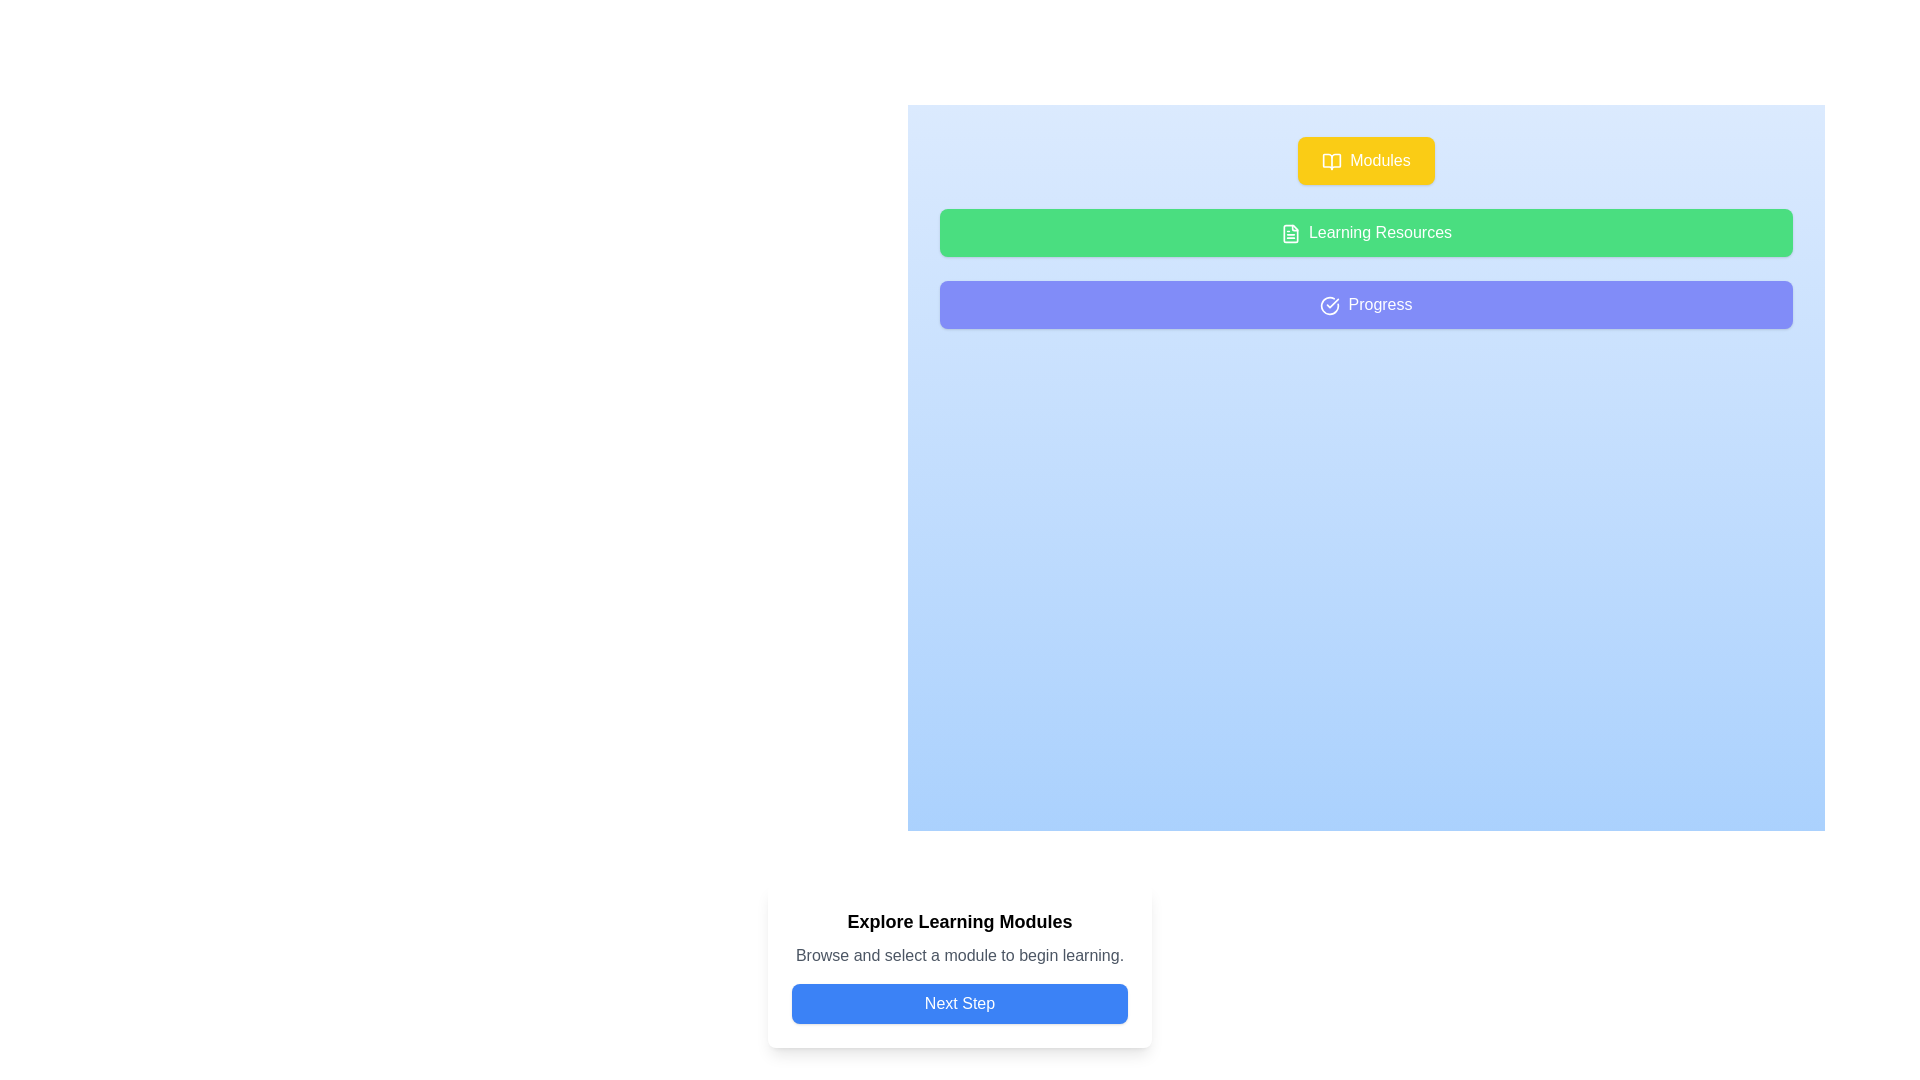  What do you see at coordinates (1365, 160) in the screenshot?
I see `the 'Modules' button, which has a yellow background, white text, and a rounded rectangular shape` at bounding box center [1365, 160].